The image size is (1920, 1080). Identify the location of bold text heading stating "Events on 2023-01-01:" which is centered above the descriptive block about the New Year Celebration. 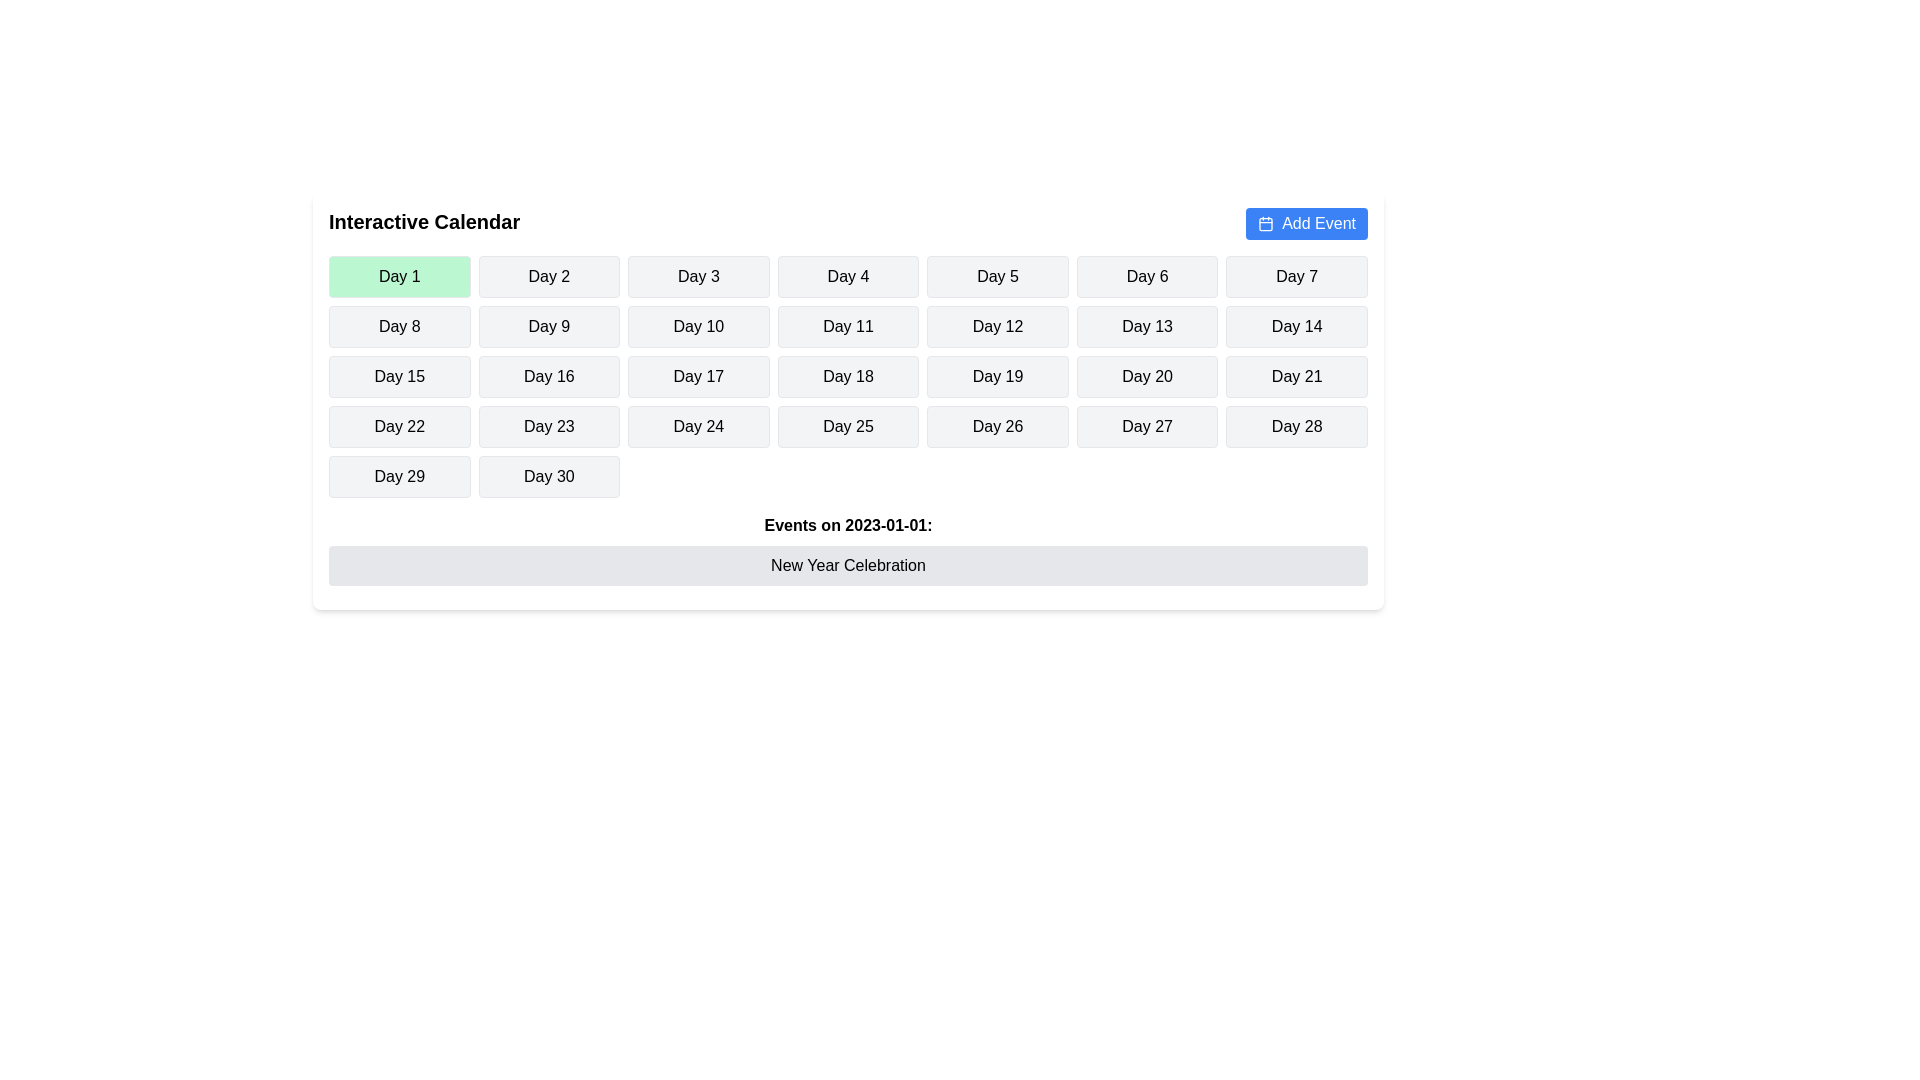
(848, 524).